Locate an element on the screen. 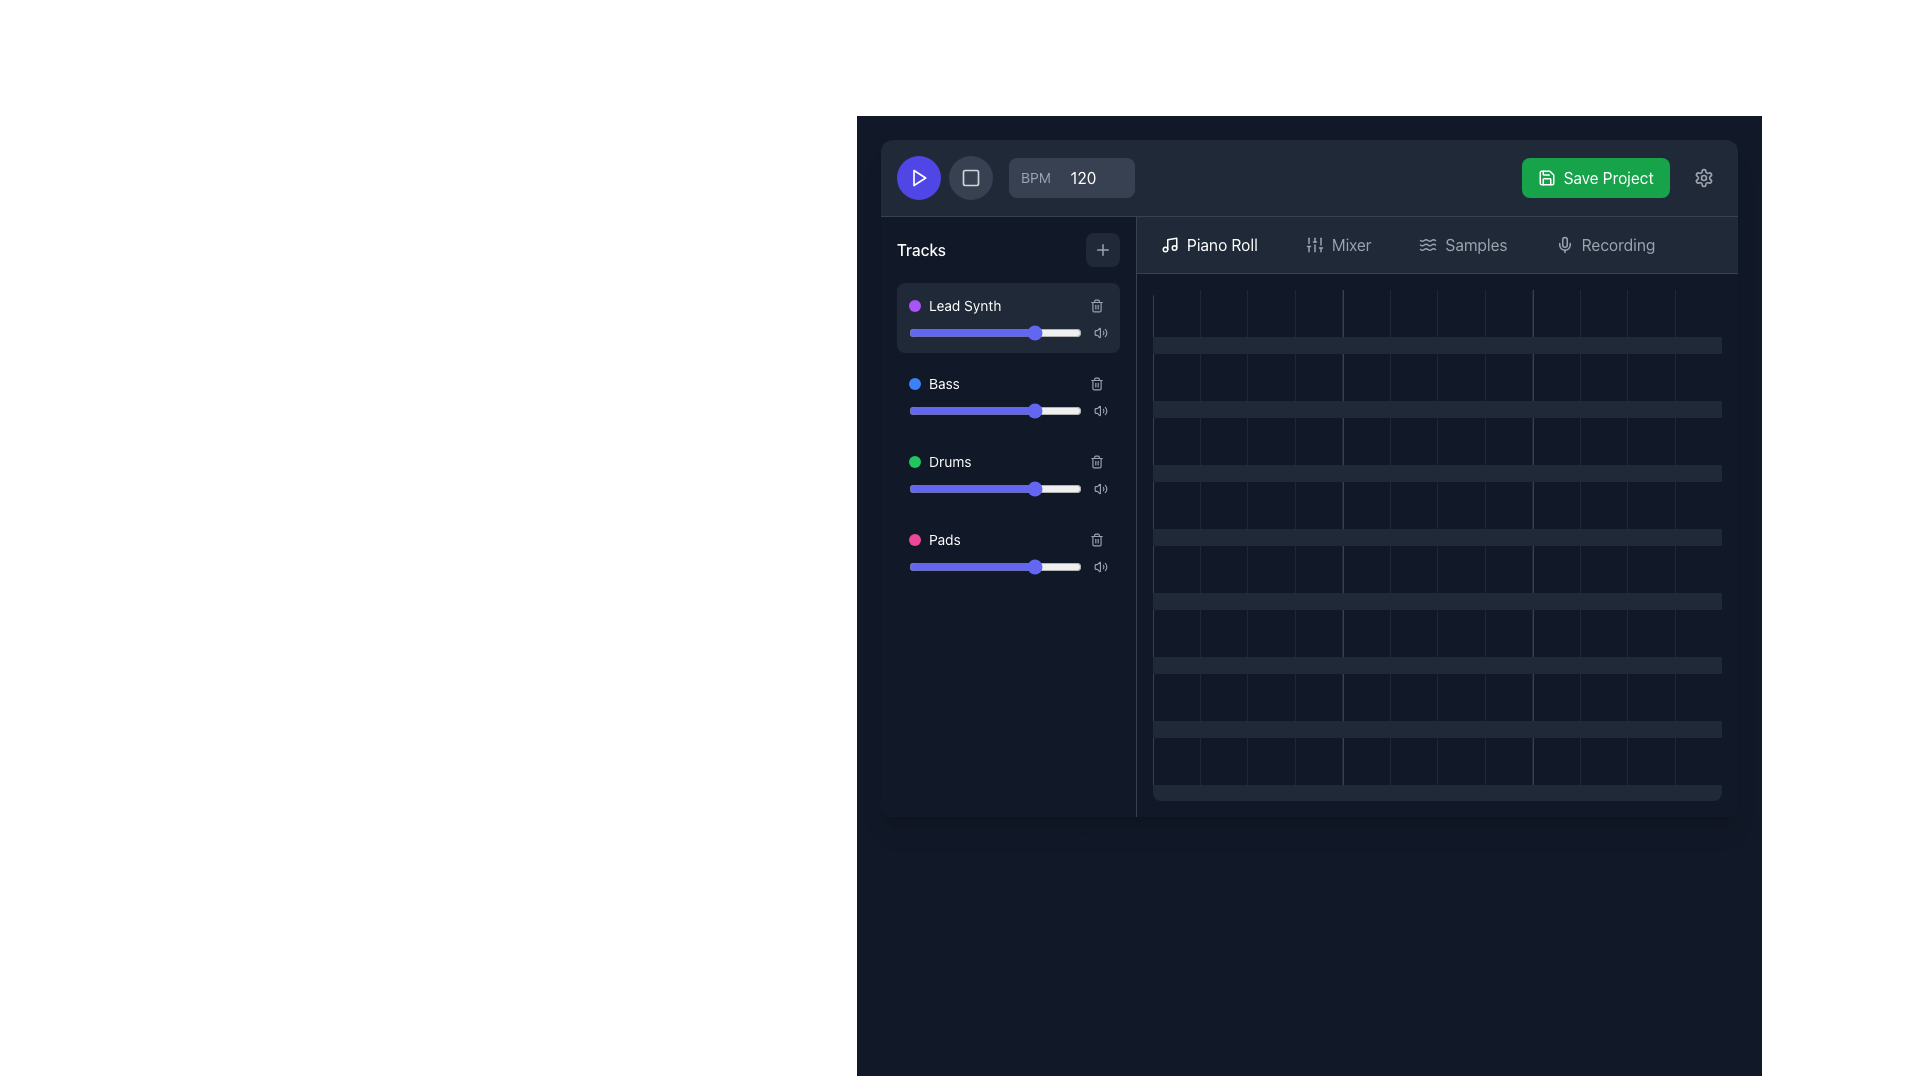 This screenshot has width=1920, height=1080. the grid cell located in the fourth row and eighth column of the music composition interface is located at coordinates (1508, 377).